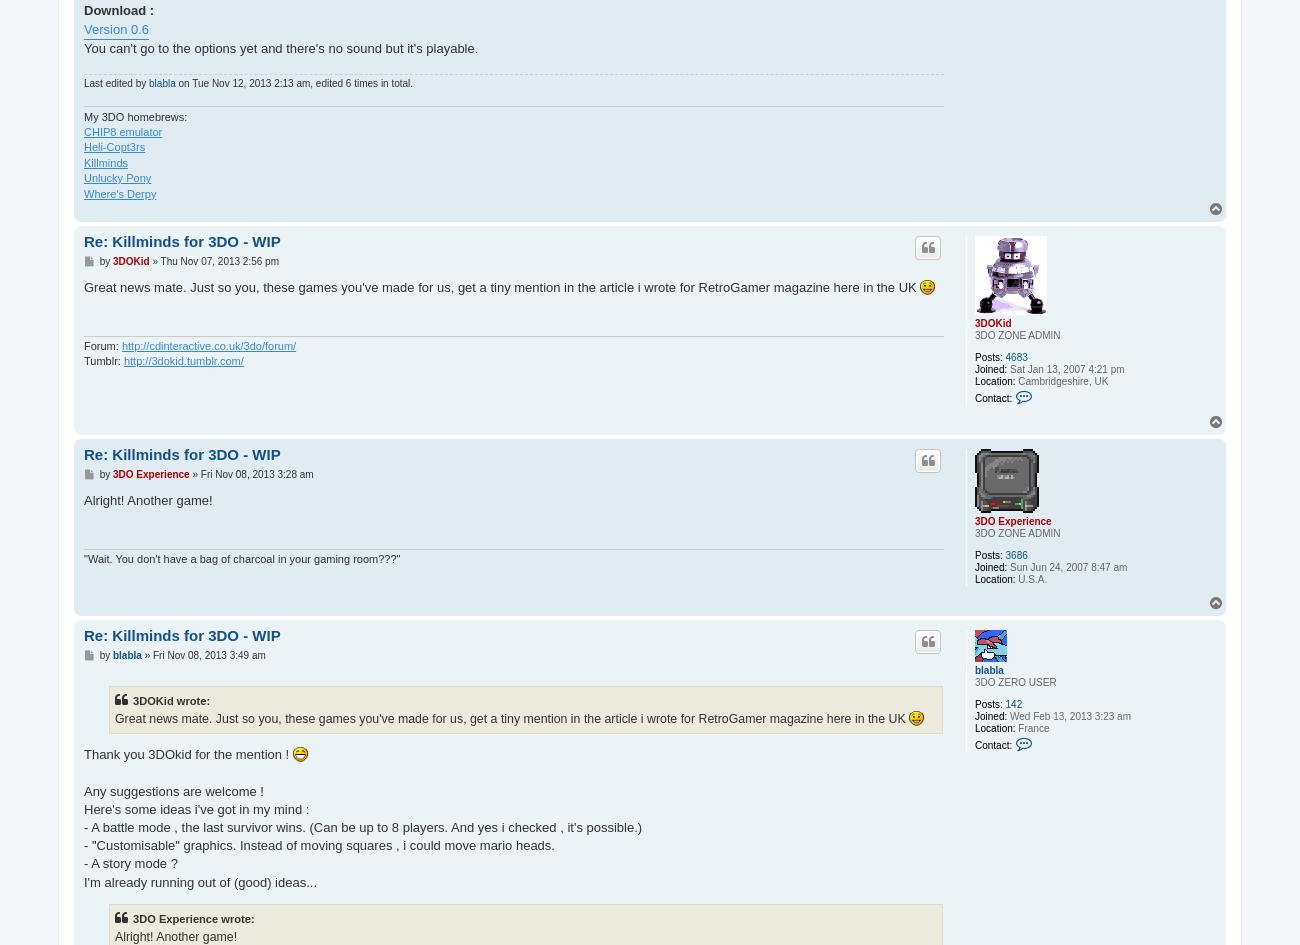 This screenshot has height=945, width=1300. What do you see at coordinates (102, 344) in the screenshot?
I see `'Forum:'` at bounding box center [102, 344].